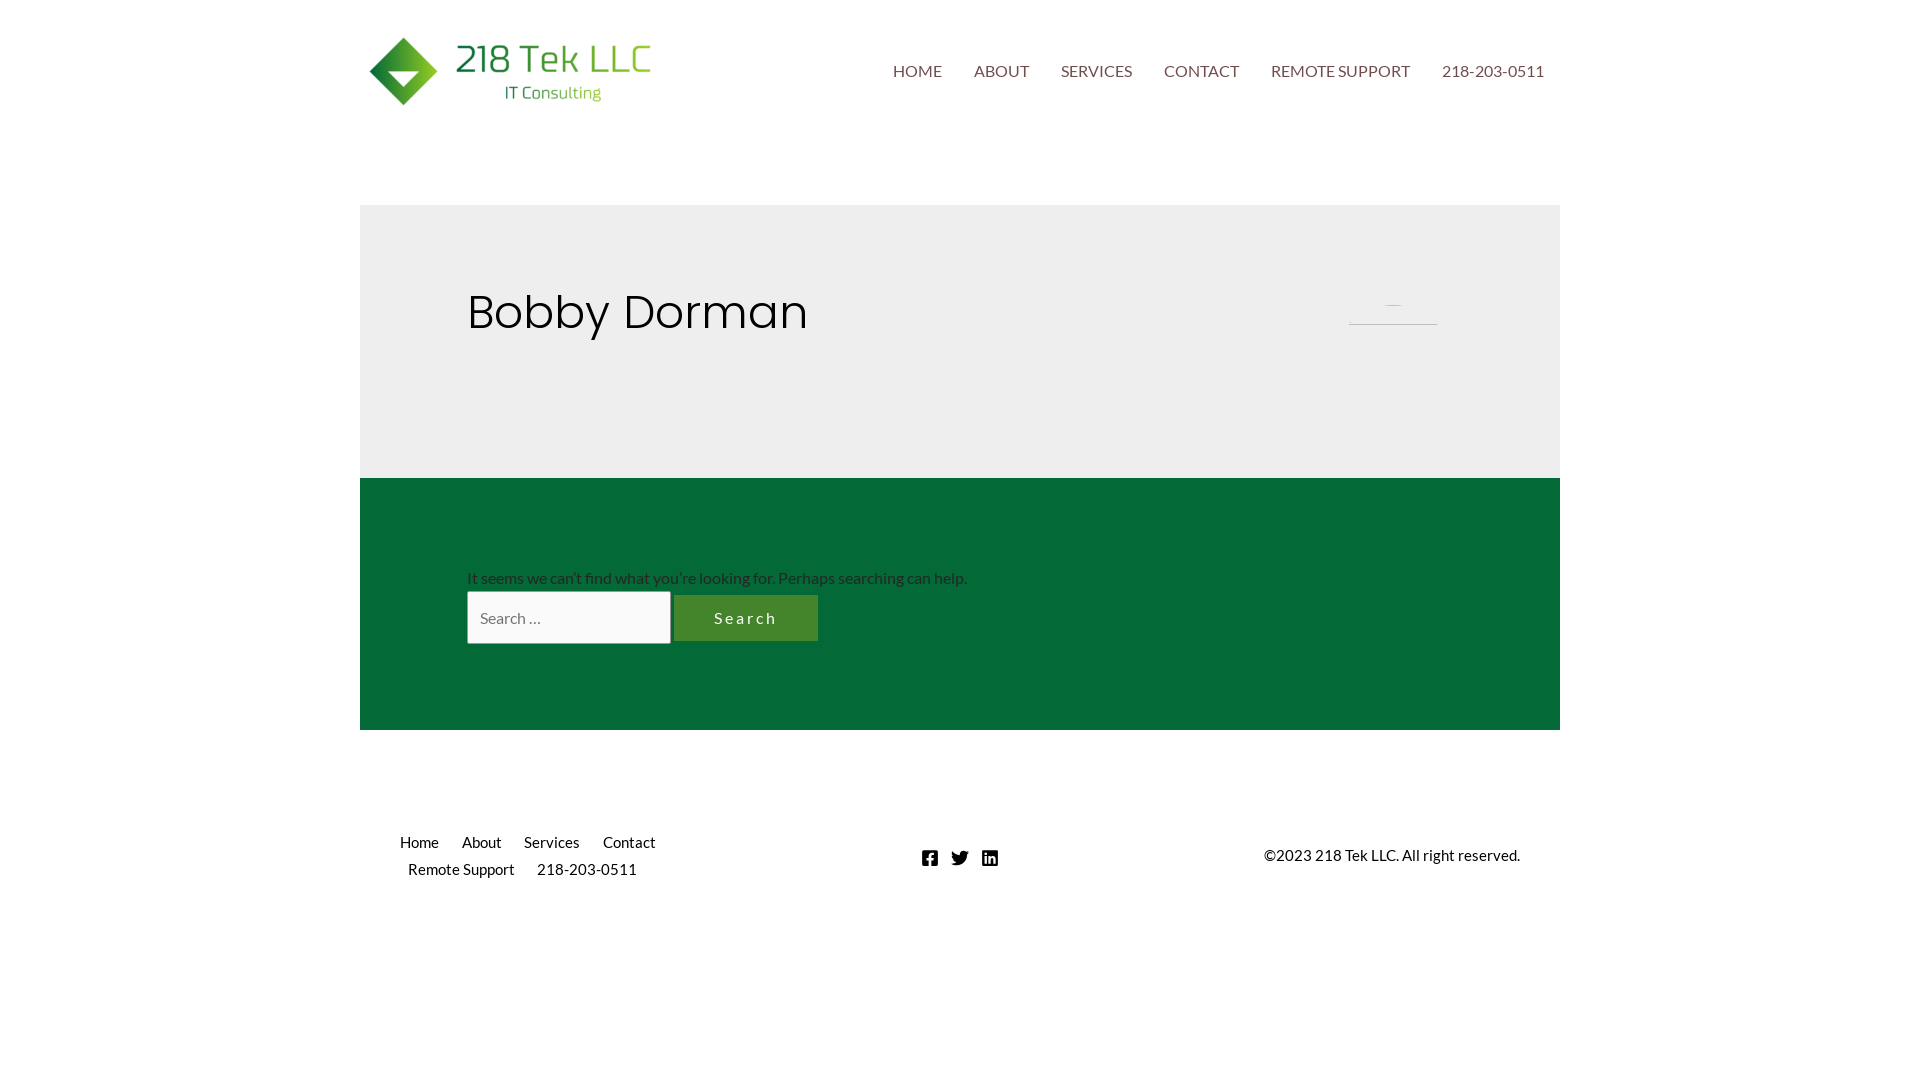 This screenshot has width=1920, height=1080. What do you see at coordinates (916, 68) in the screenshot?
I see `'HOME'` at bounding box center [916, 68].